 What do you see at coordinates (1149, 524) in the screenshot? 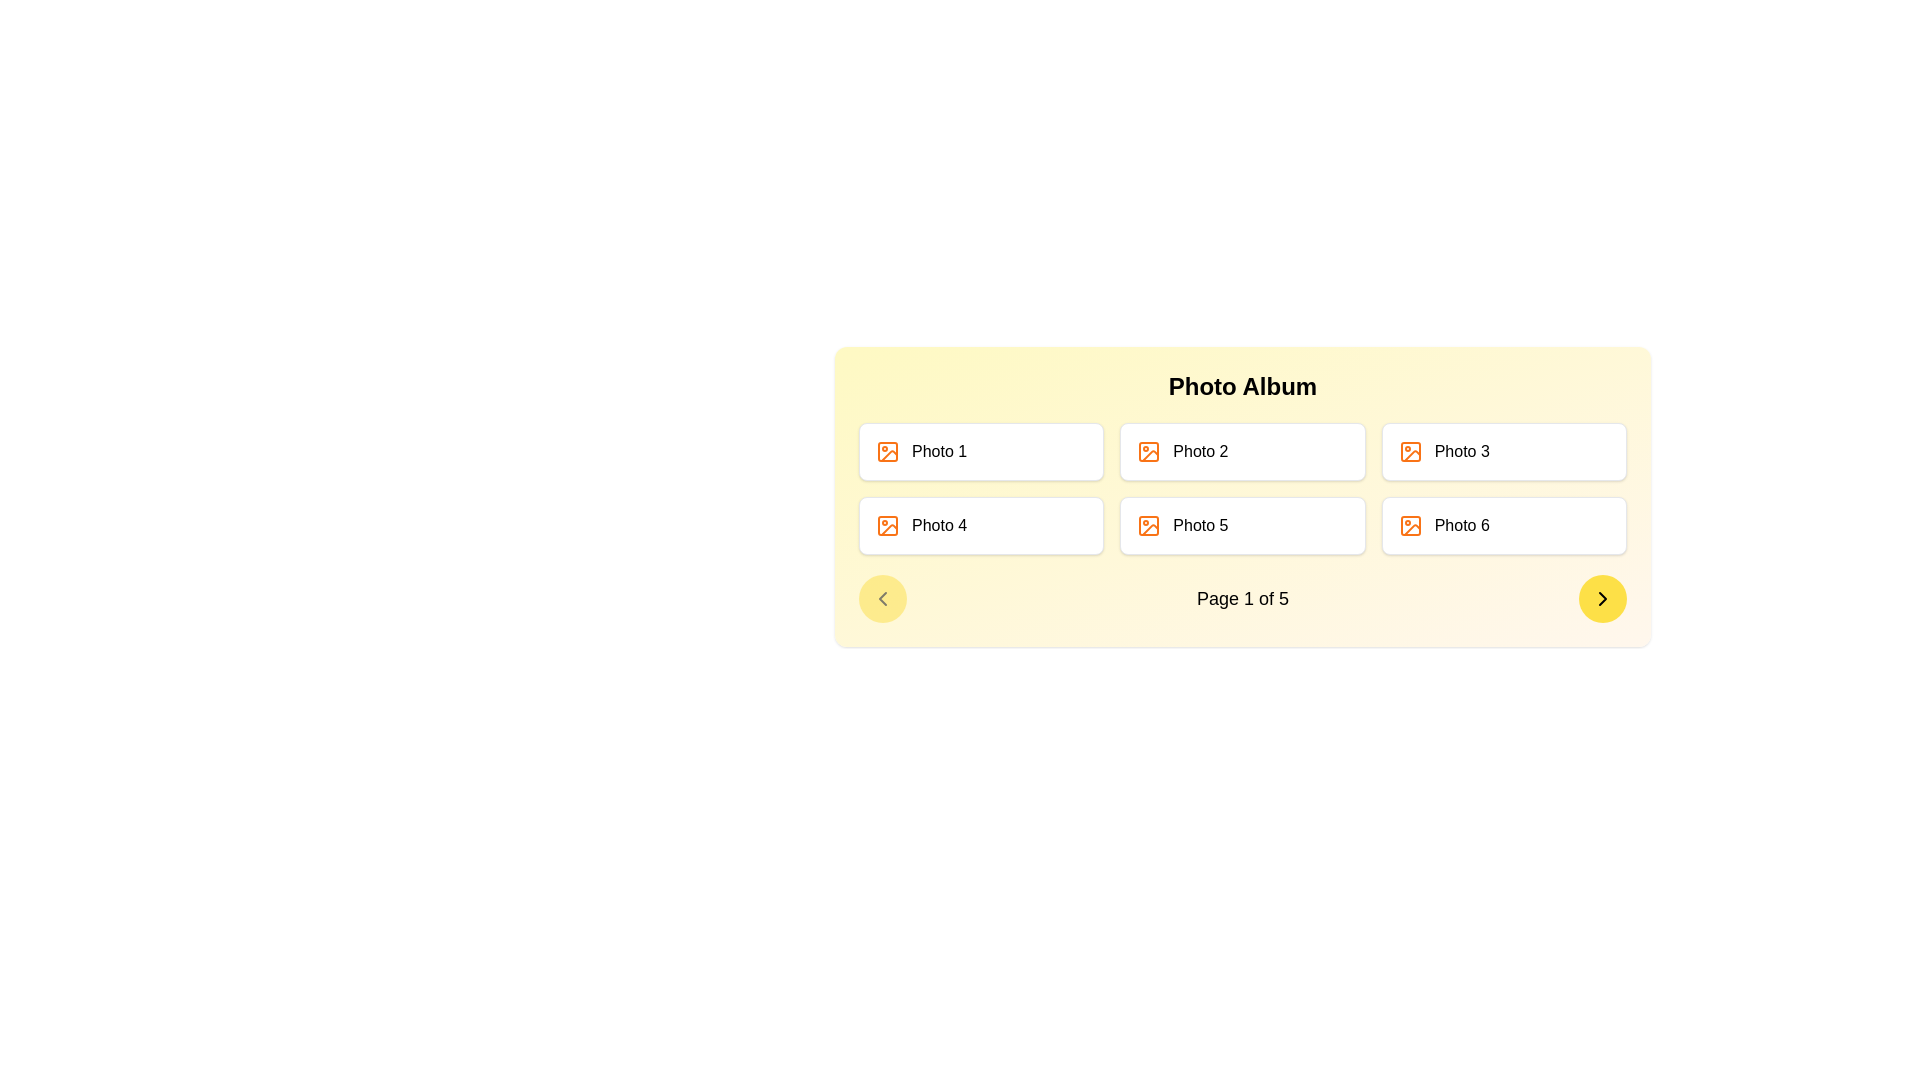
I see `the orange-colored icon resembling a simplified image placeholder with a slashed line and a circular mark, located in the center-left area of the 'Photo 5' card` at bounding box center [1149, 524].